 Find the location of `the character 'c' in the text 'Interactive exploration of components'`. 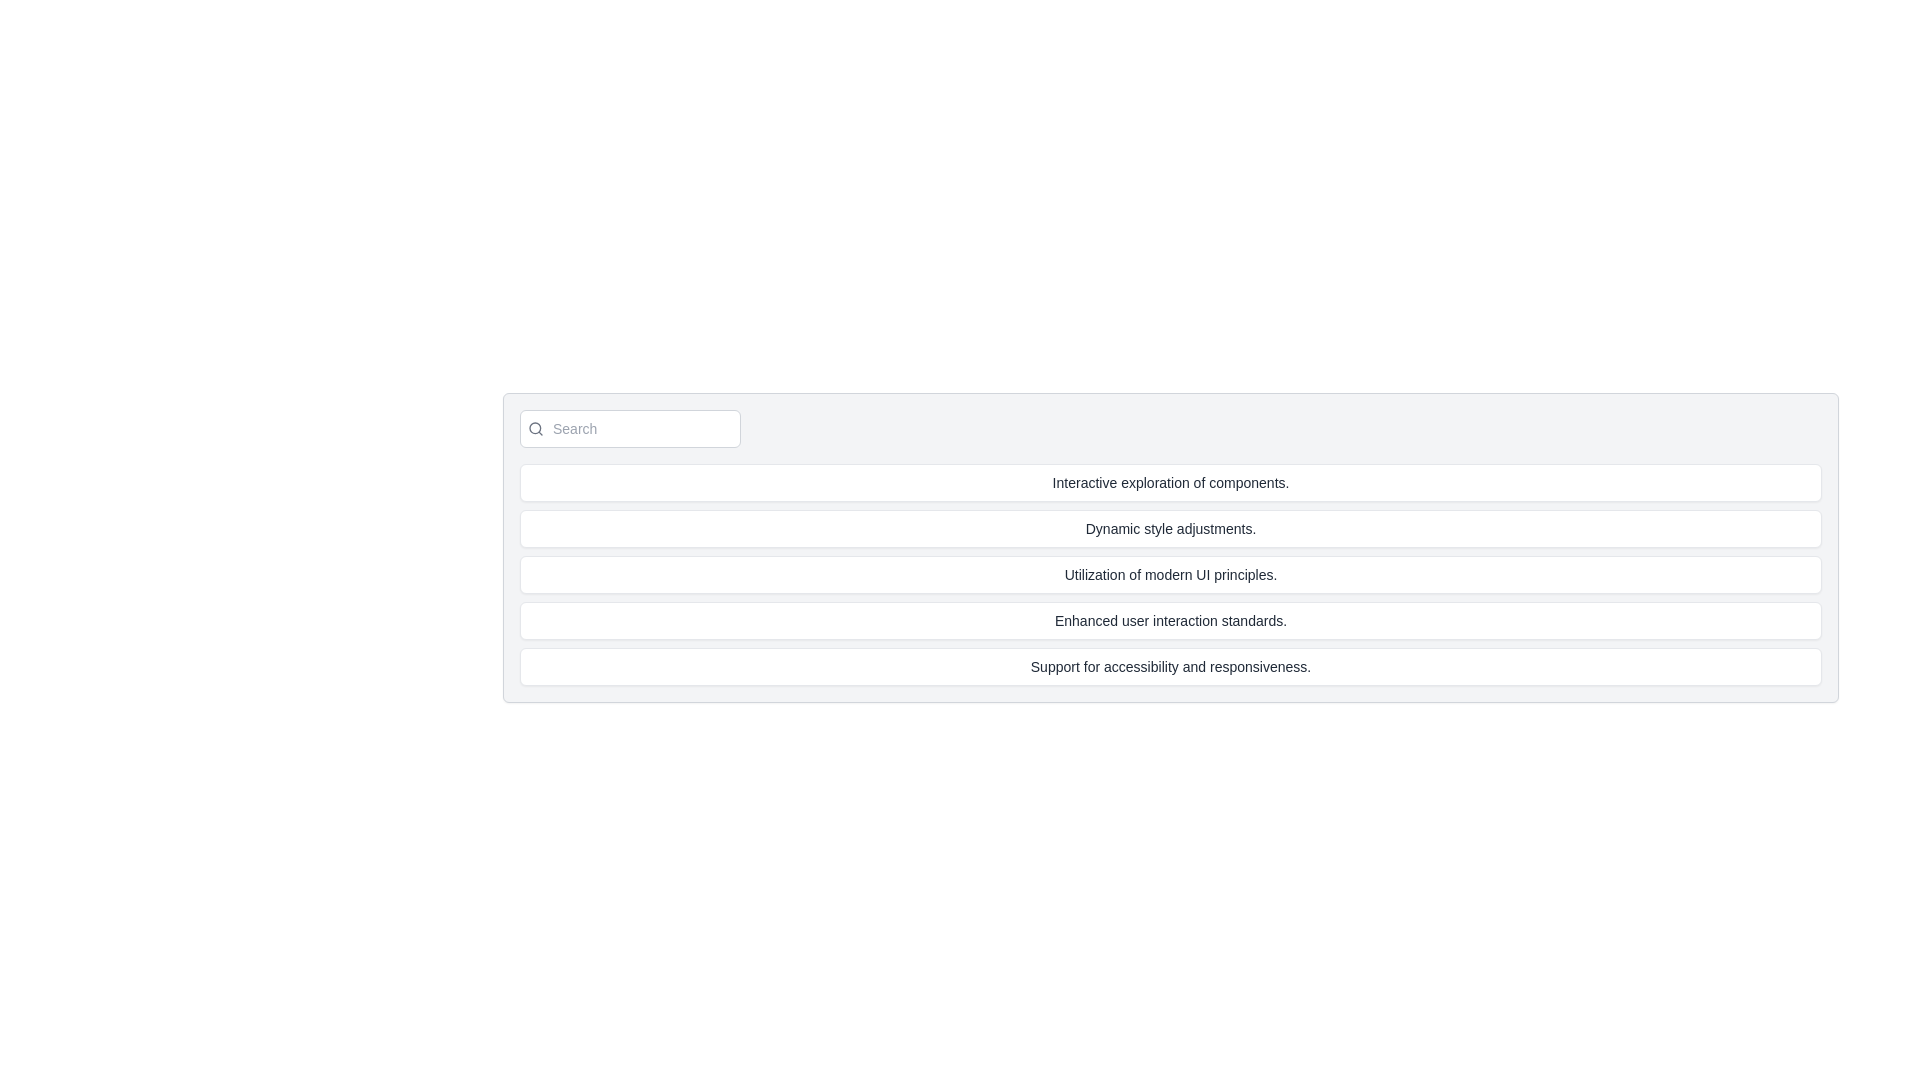

the character 'c' in the text 'Interactive exploration of components' is located at coordinates (1211, 482).